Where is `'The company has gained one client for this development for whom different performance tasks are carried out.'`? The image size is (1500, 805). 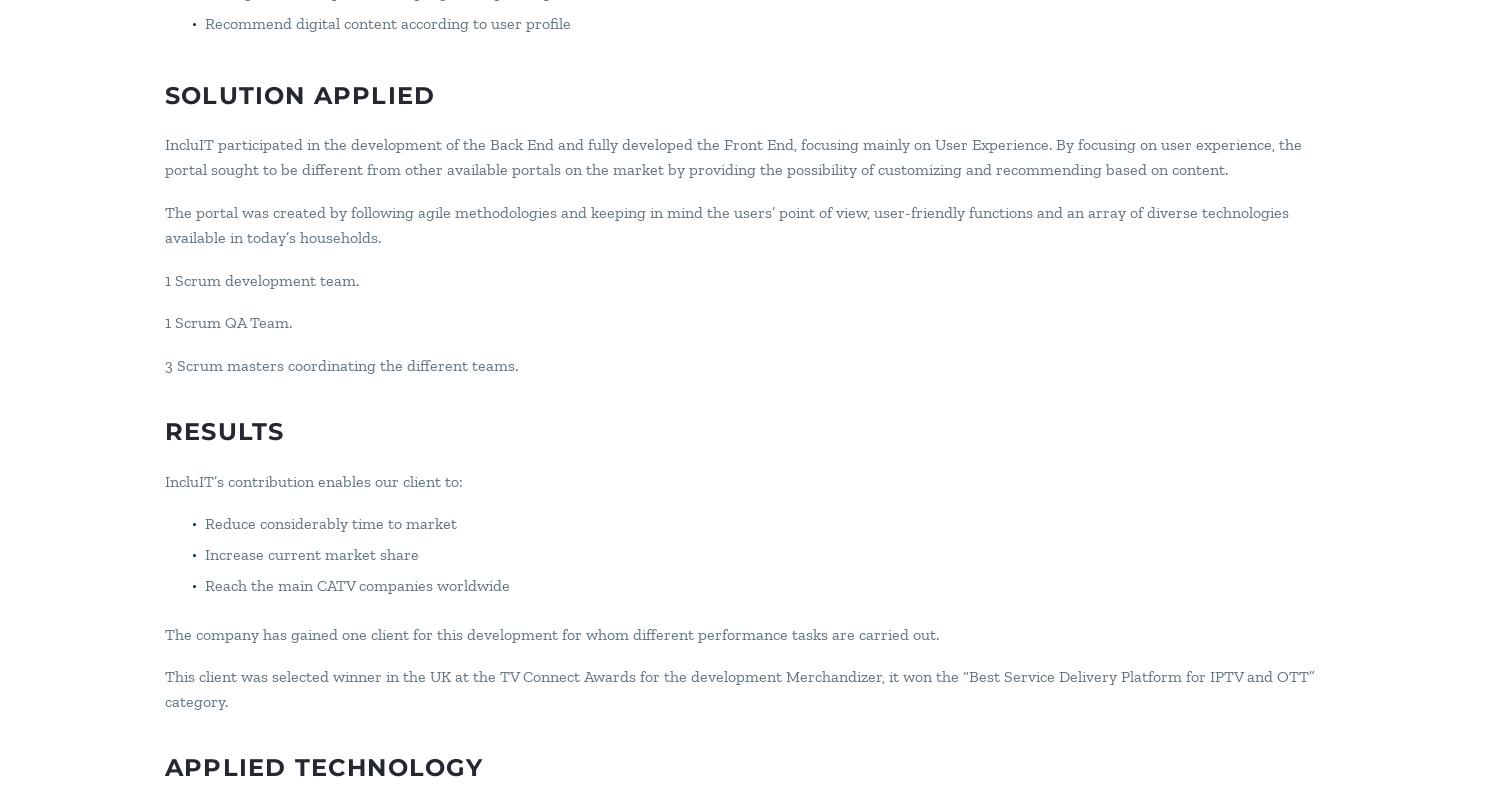 'The company has gained one client for this development for whom different performance tasks are carried out.' is located at coordinates (552, 632).